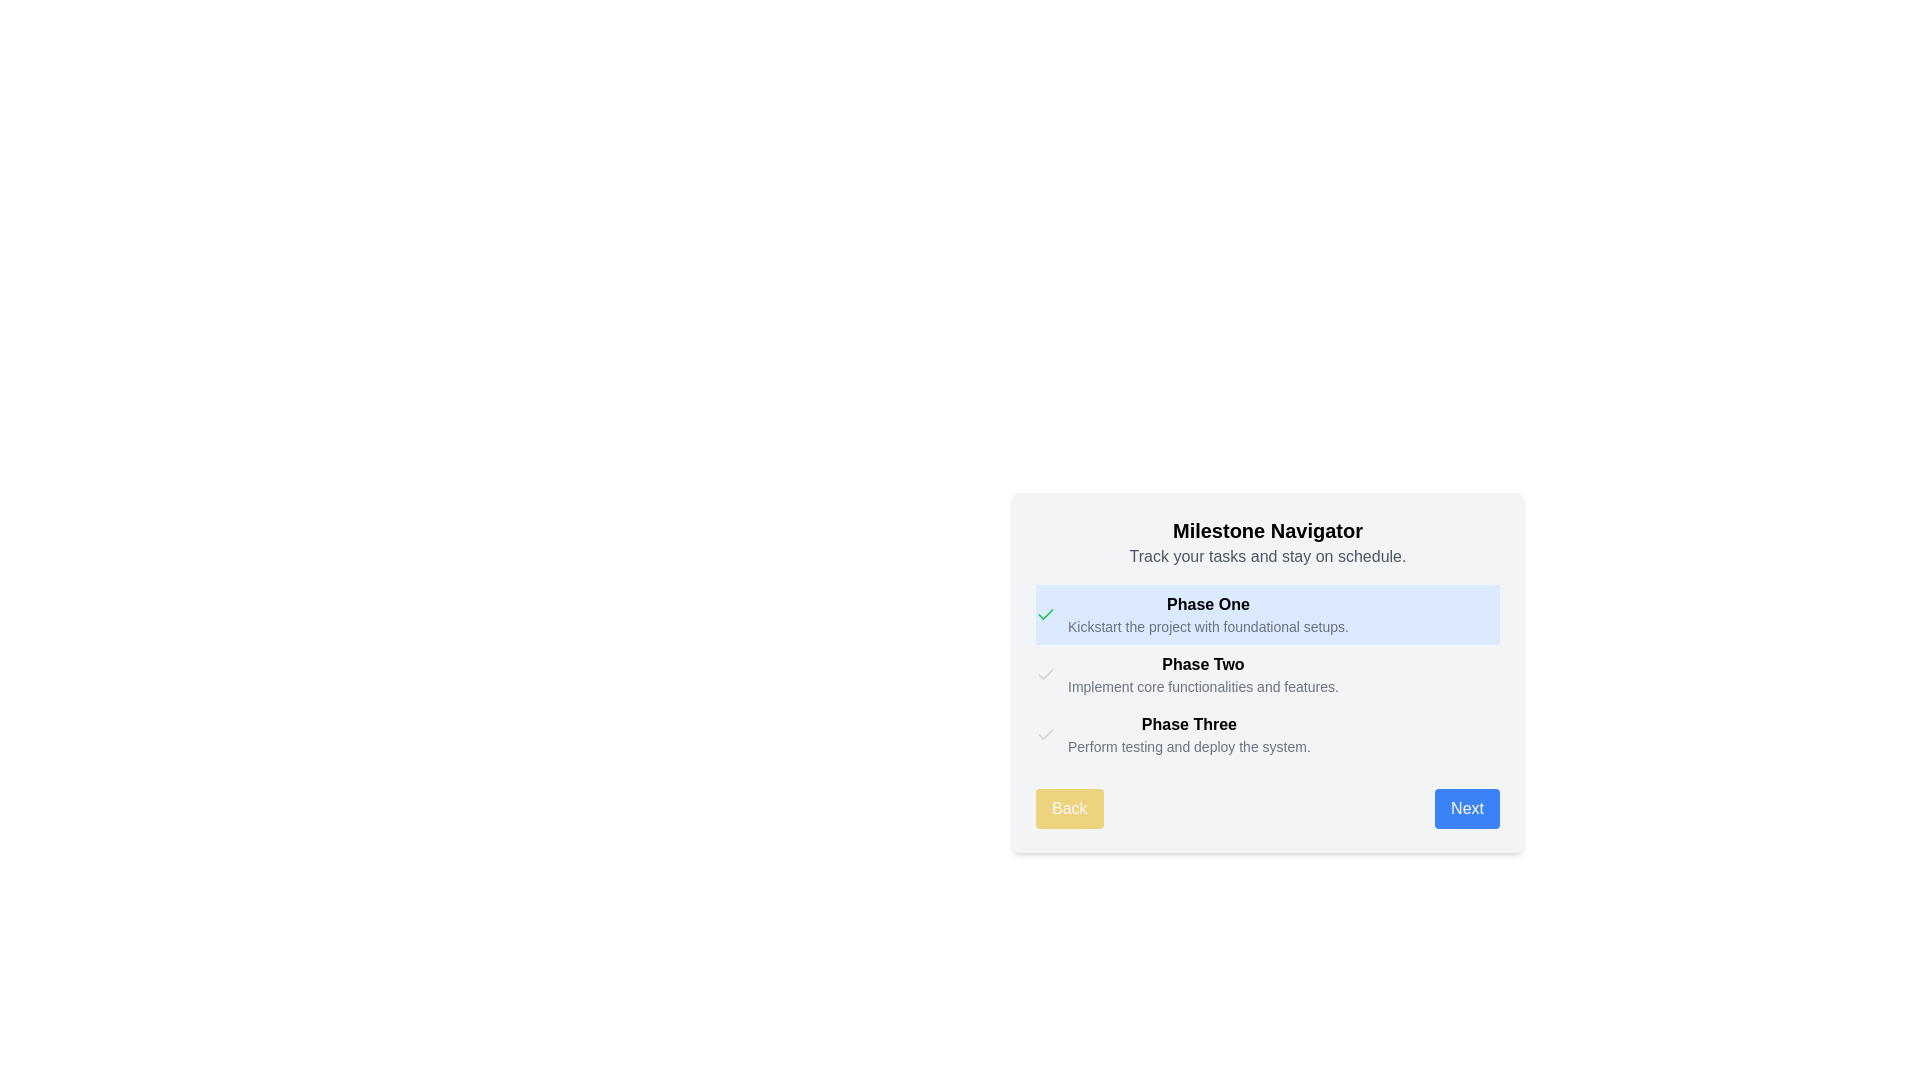 This screenshot has height=1080, width=1920. Describe the element at coordinates (1207, 626) in the screenshot. I see `the text block that provides a brief description or instruction relevant to the milestone labeled 'Phase One', located directly beneath the heading 'Phase One'` at that location.